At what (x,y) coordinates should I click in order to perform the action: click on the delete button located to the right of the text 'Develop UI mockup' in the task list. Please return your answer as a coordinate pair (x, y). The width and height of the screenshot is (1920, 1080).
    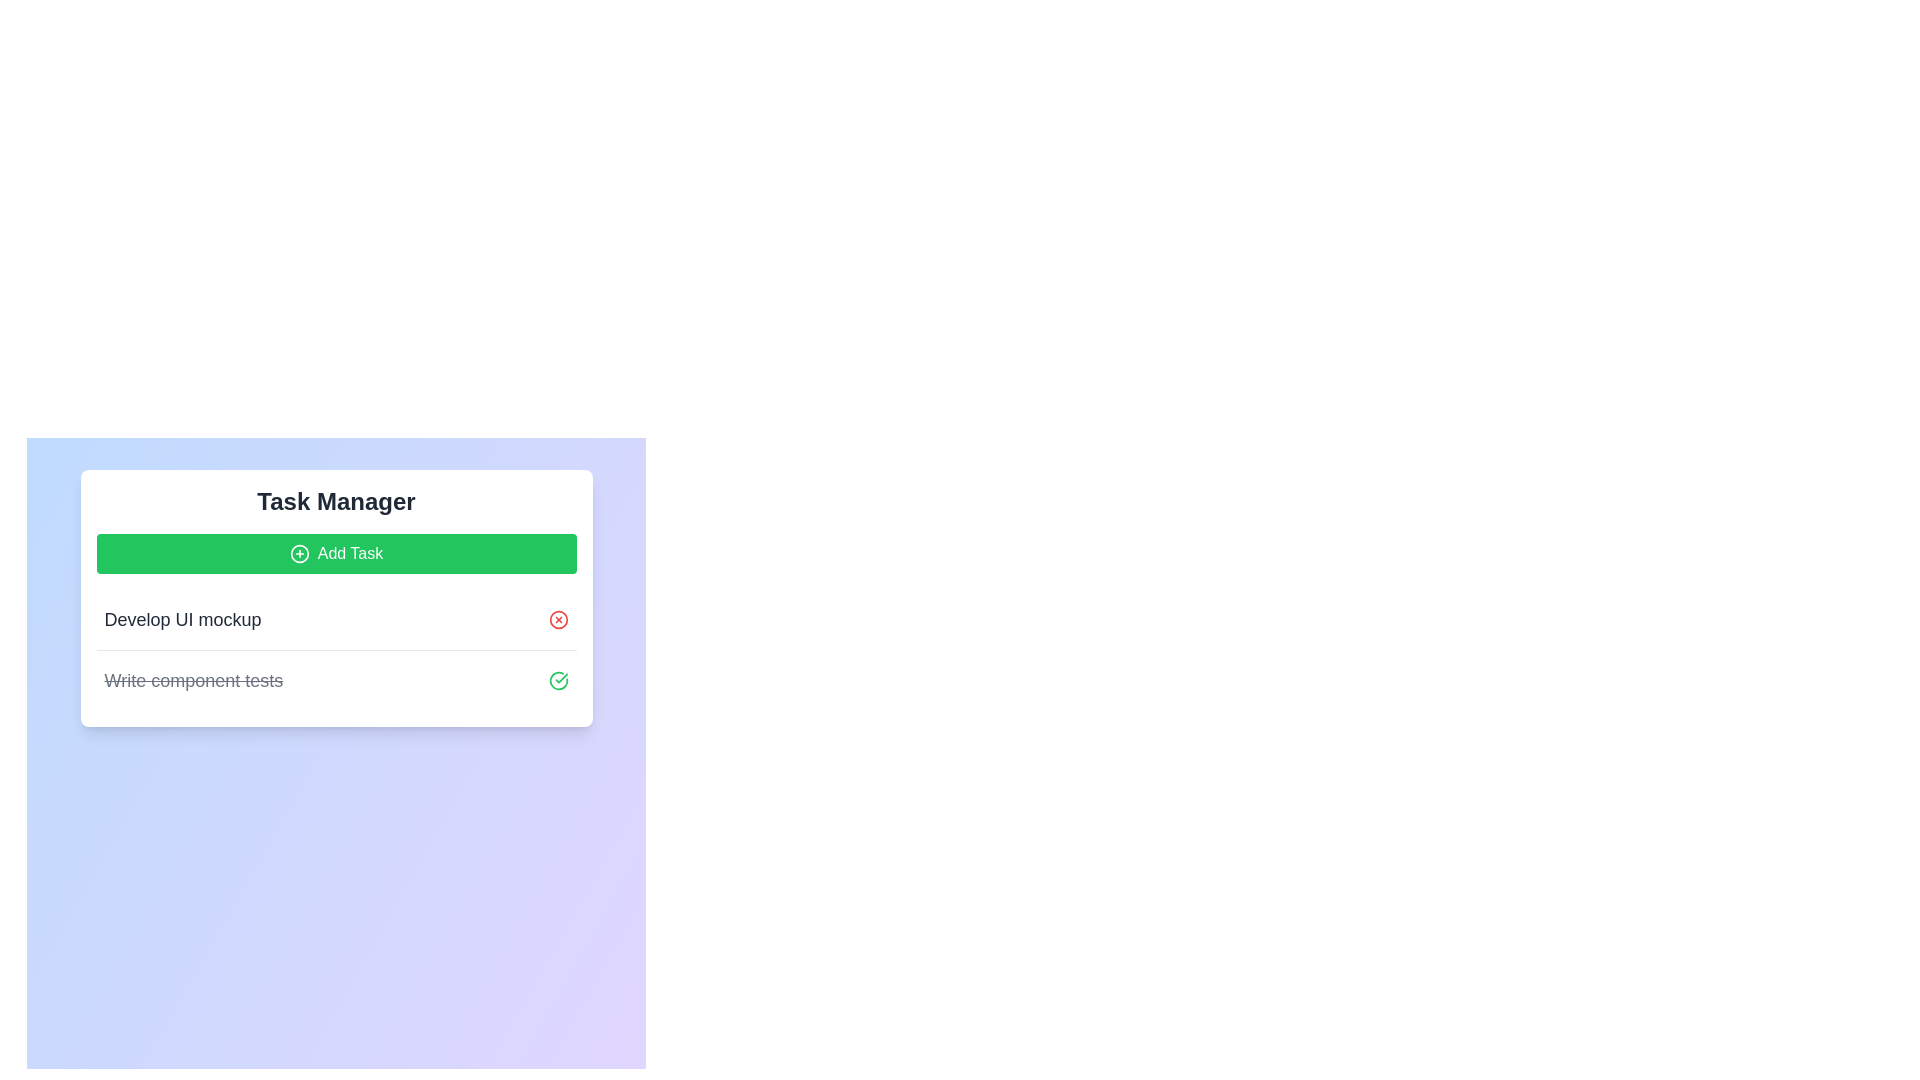
    Looking at the image, I should click on (558, 619).